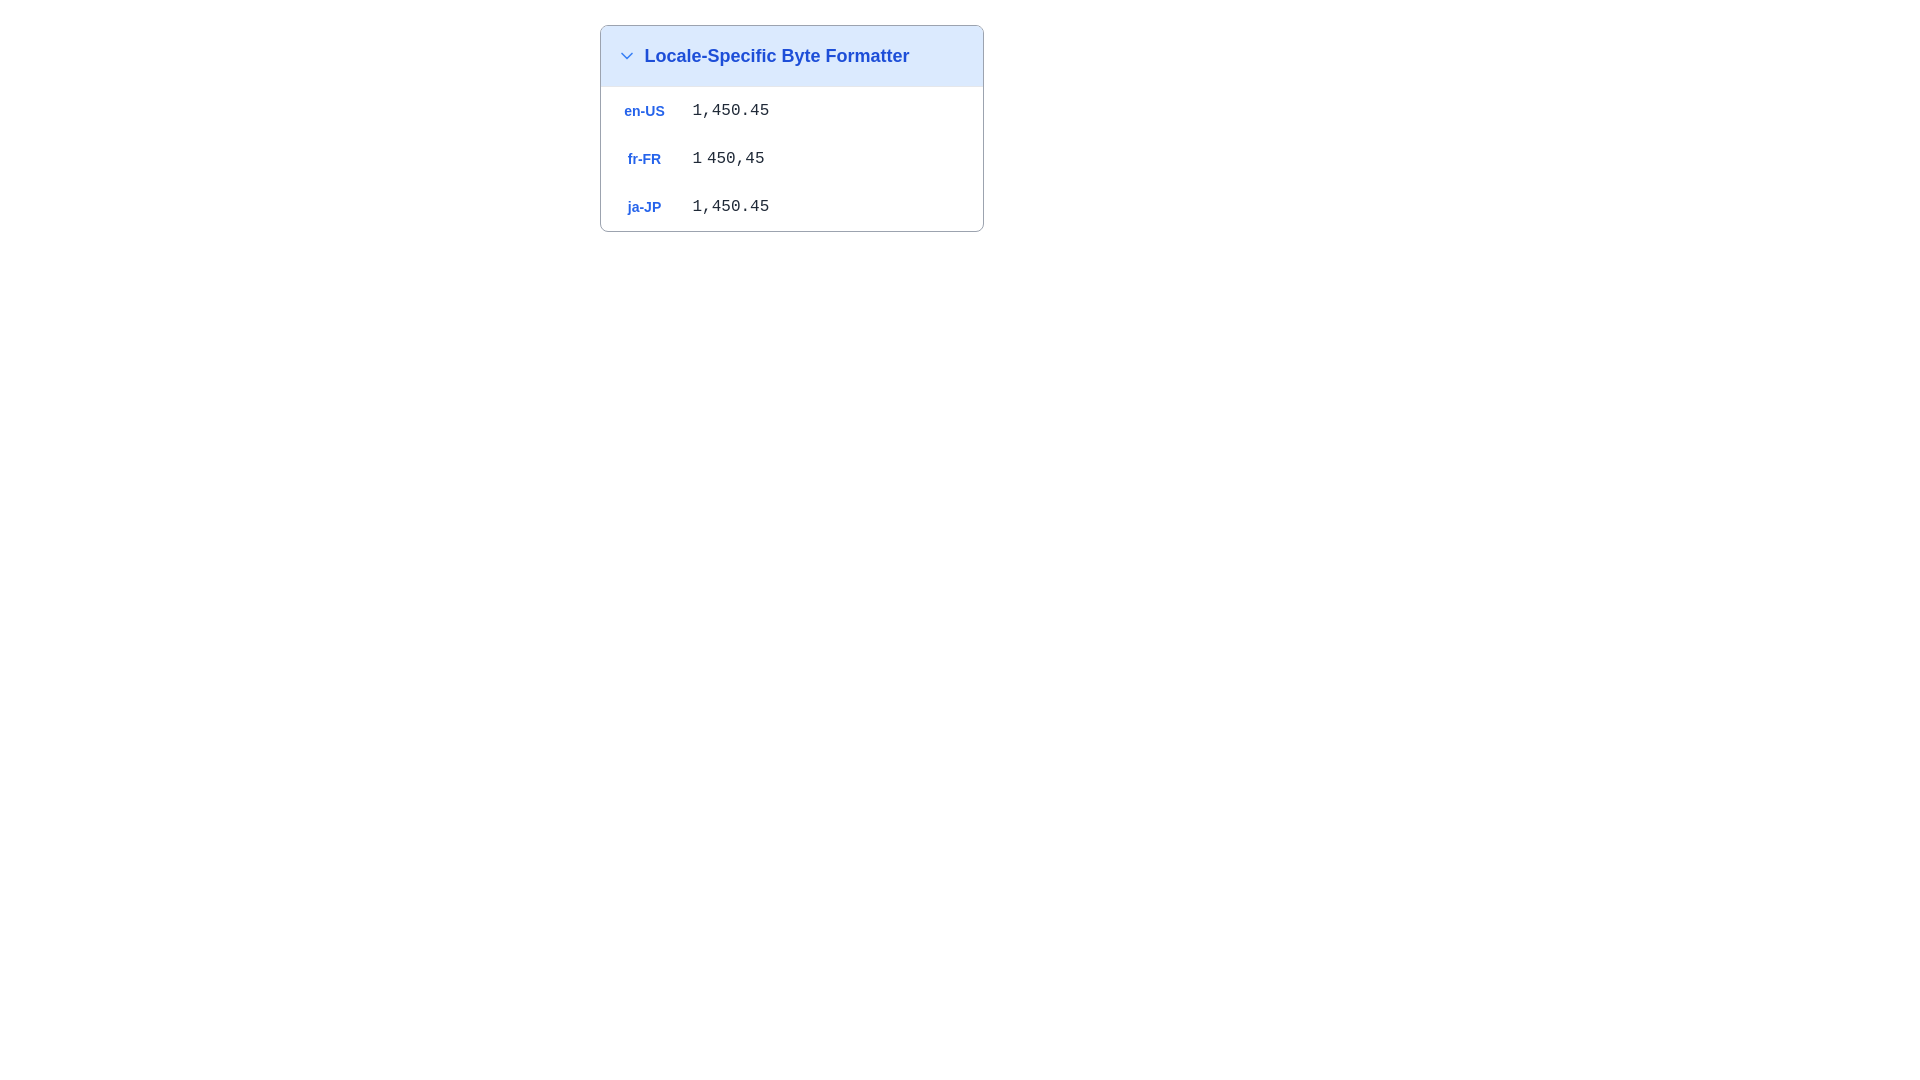  I want to click on the static text displaying 'fr-FR' in blue color, located under the header 'Locale-Specific Byte Formatter', so click(644, 157).